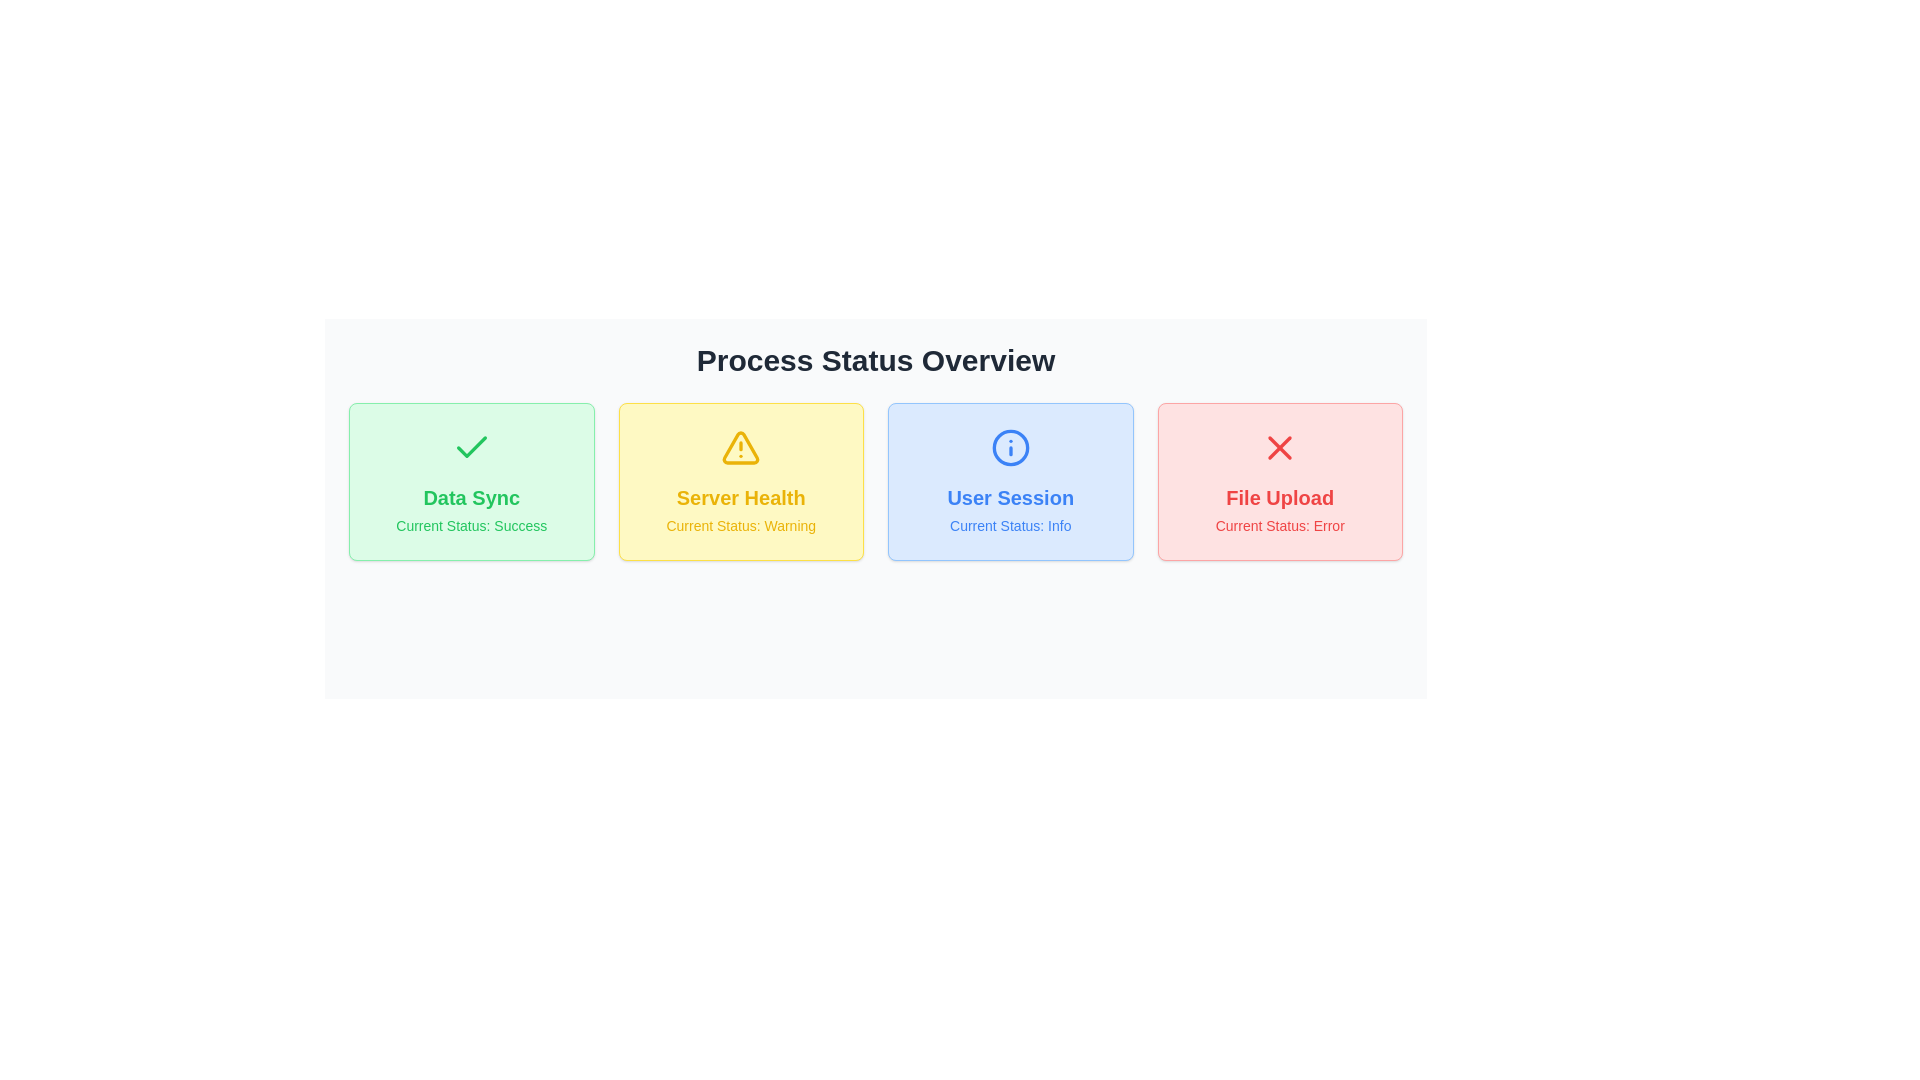  I want to click on the Text label that indicates the current status information related to the 'User Session', which is the second text line in the 'User Session' card, directly below the title 'User Session', so click(1010, 524).